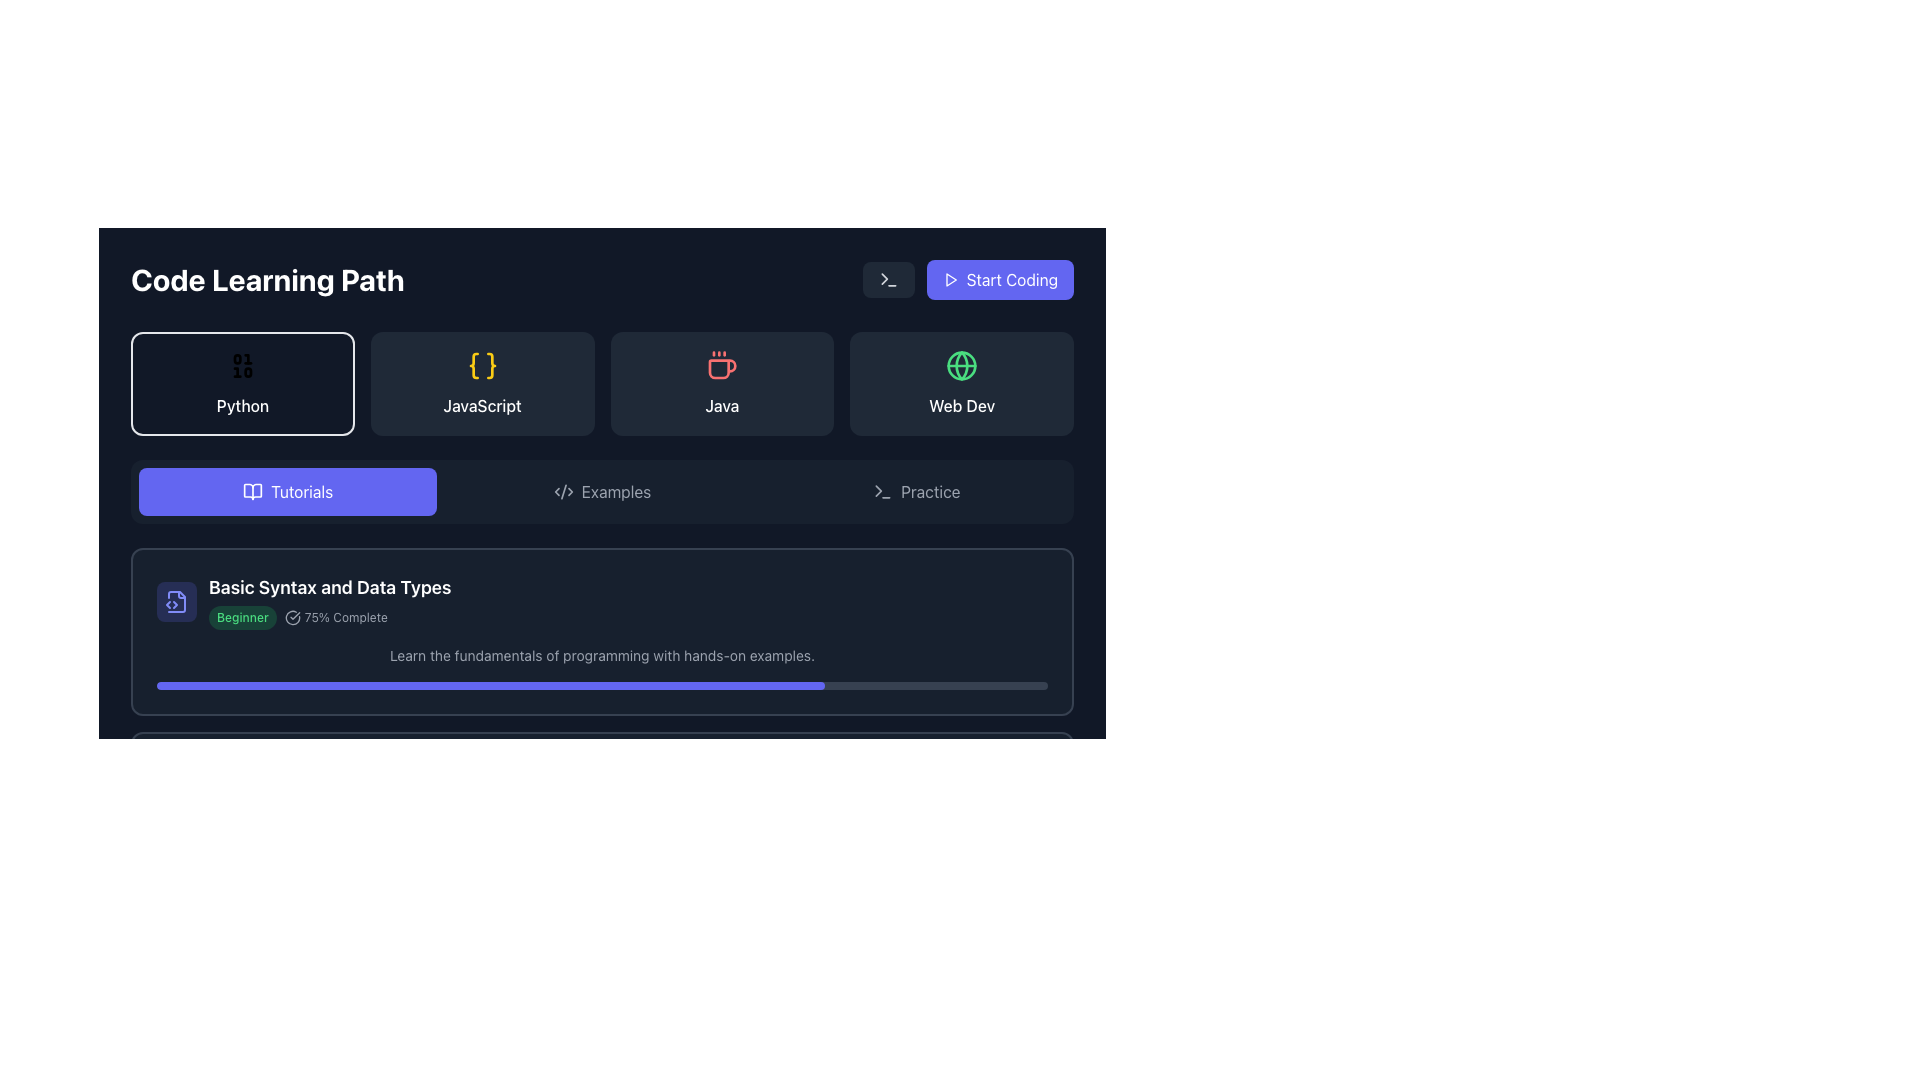 The width and height of the screenshot is (1920, 1080). I want to click on the 'Practice' button, which is the last button in a group of three, so click(915, 492).